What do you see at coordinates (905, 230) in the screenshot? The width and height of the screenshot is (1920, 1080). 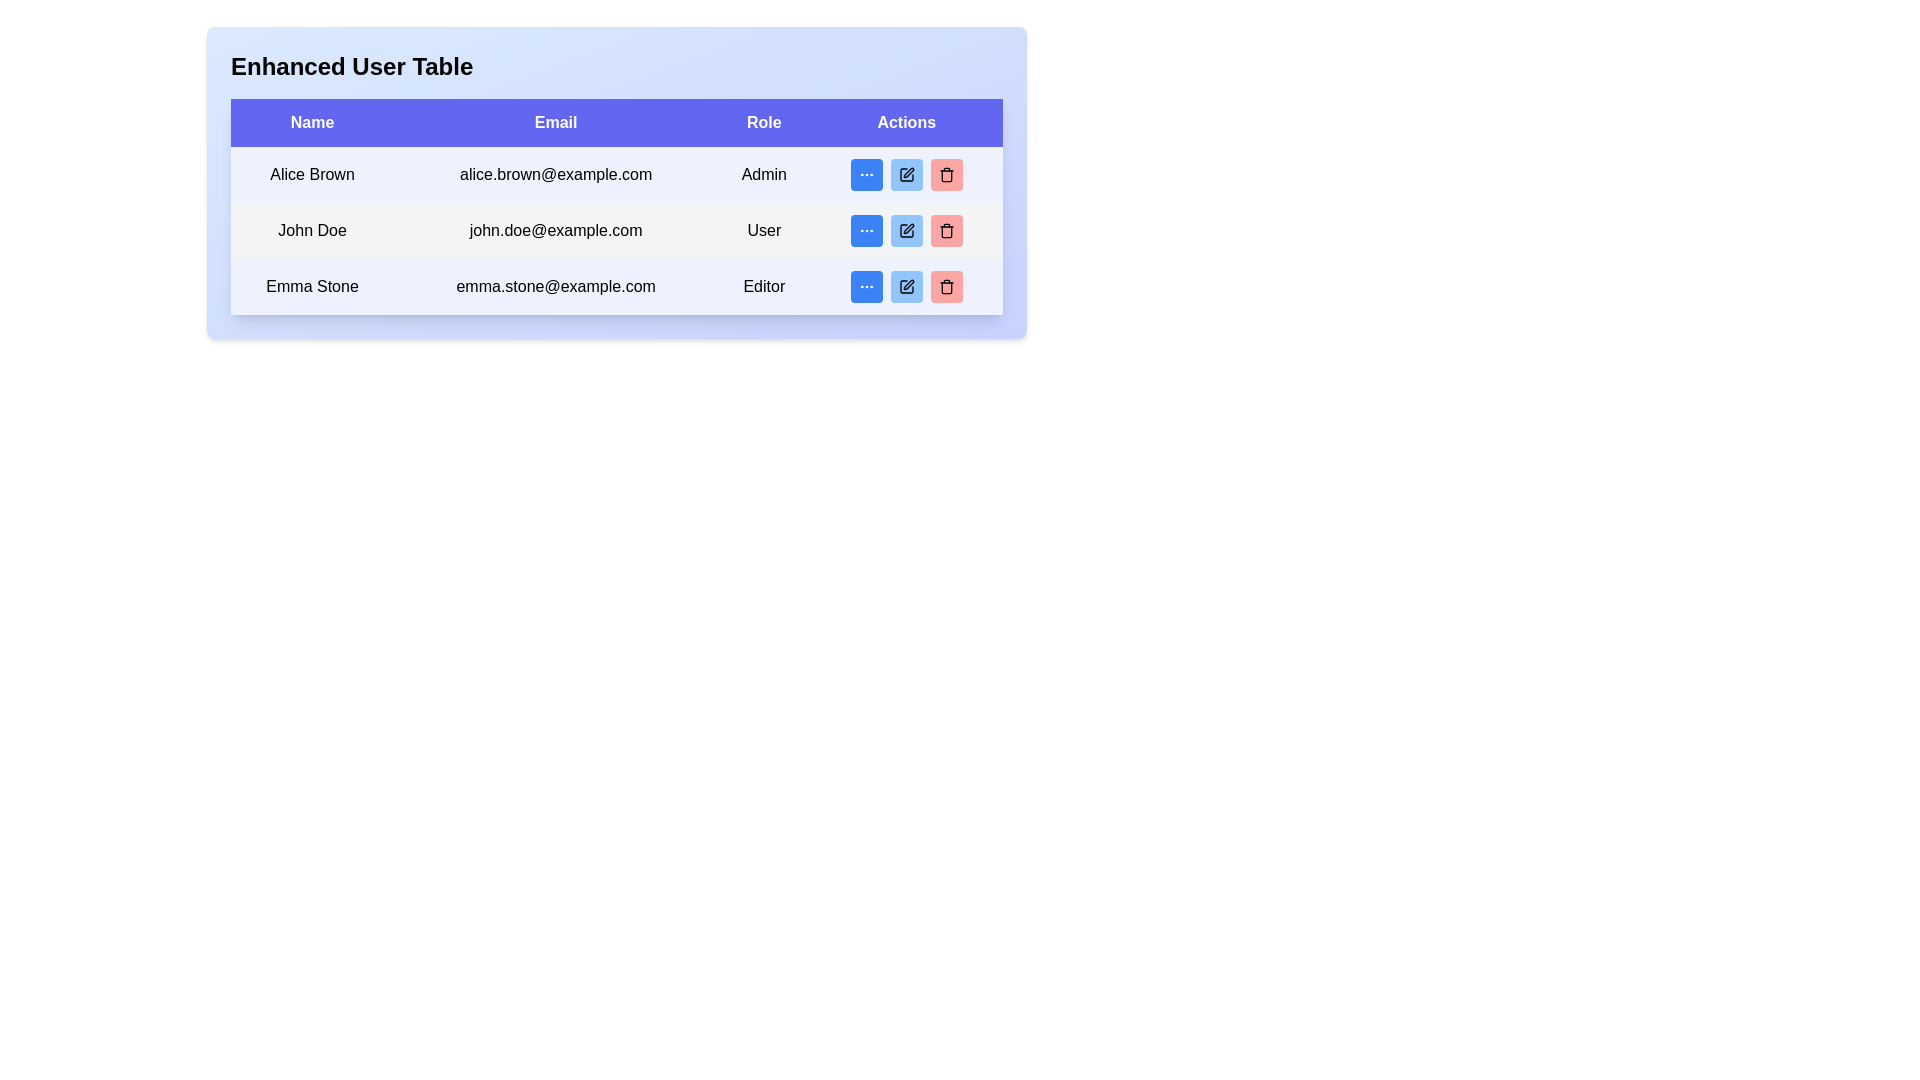 I see `the Action button with a pen icon in the Actions column of the second row associated with 'John Doe'` at bounding box center [905, 230].